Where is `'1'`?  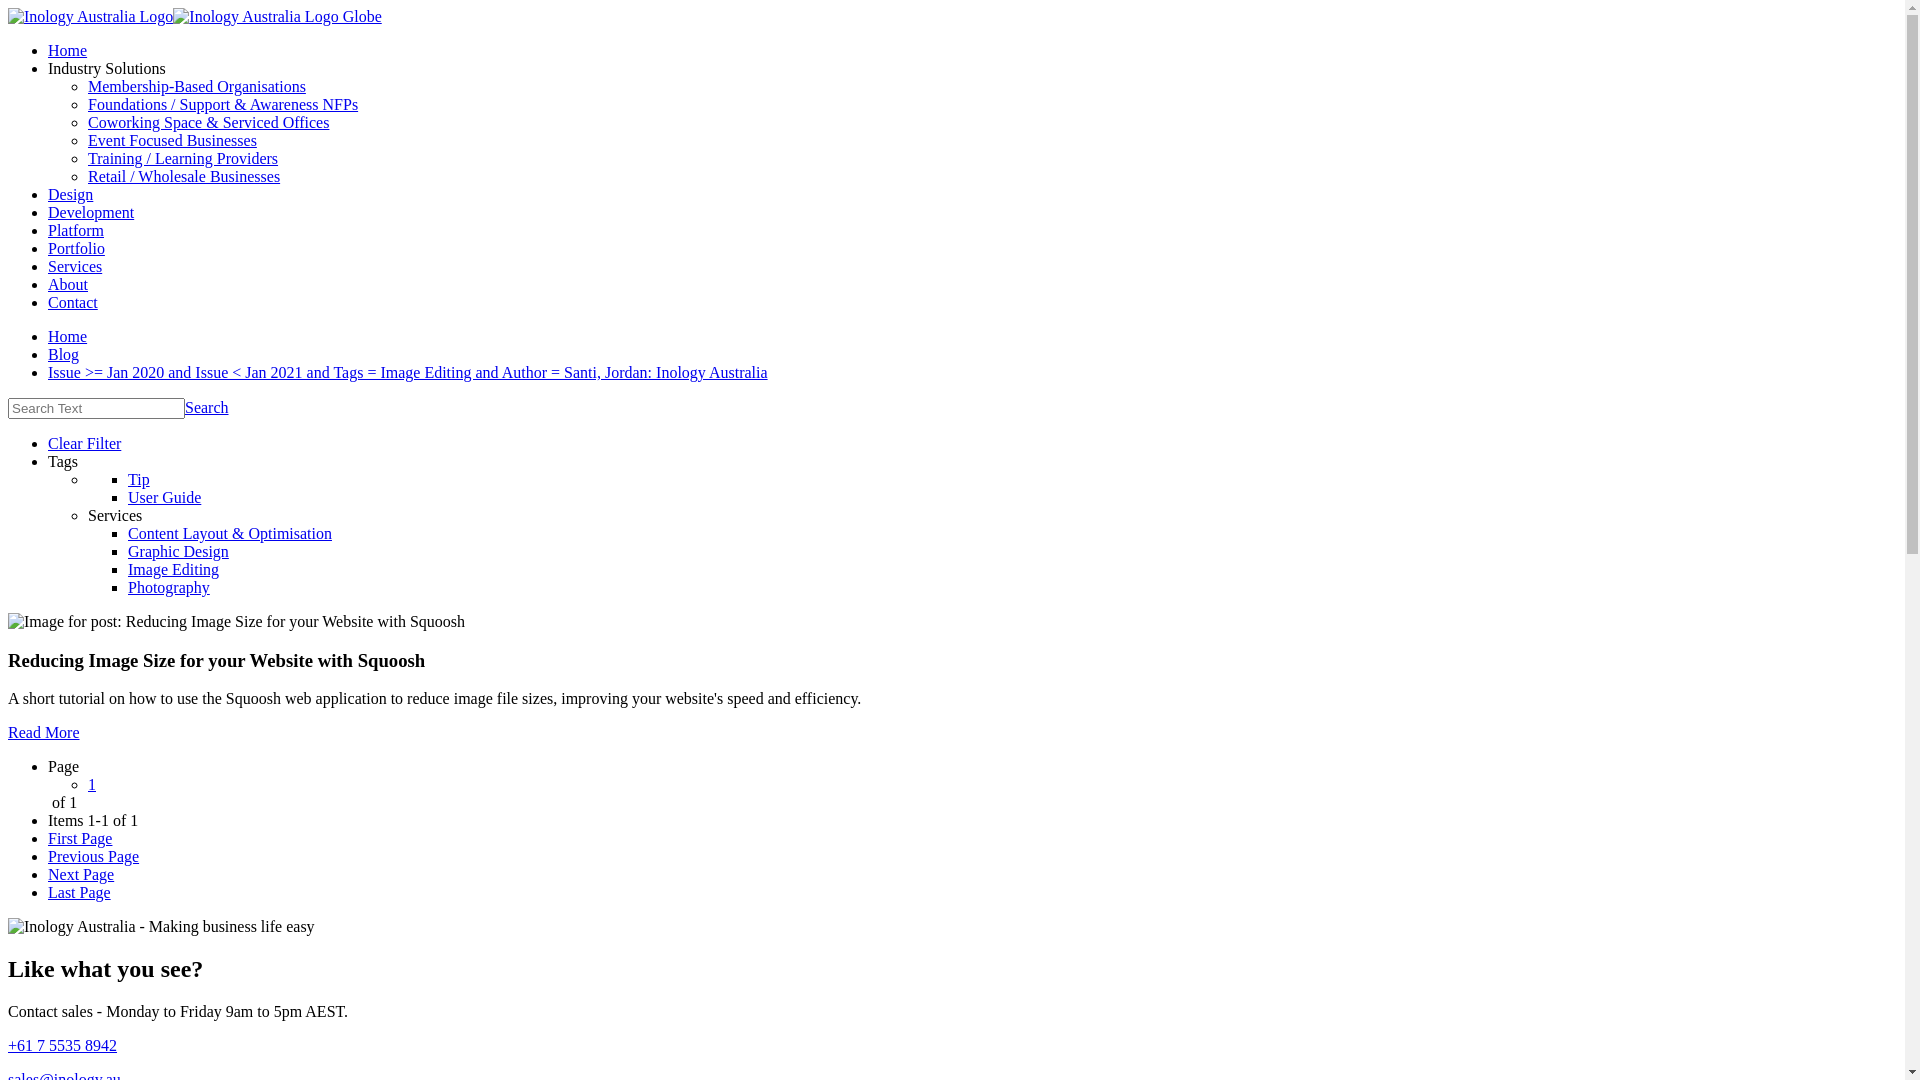
'1' is located at coordinates (90, 783).